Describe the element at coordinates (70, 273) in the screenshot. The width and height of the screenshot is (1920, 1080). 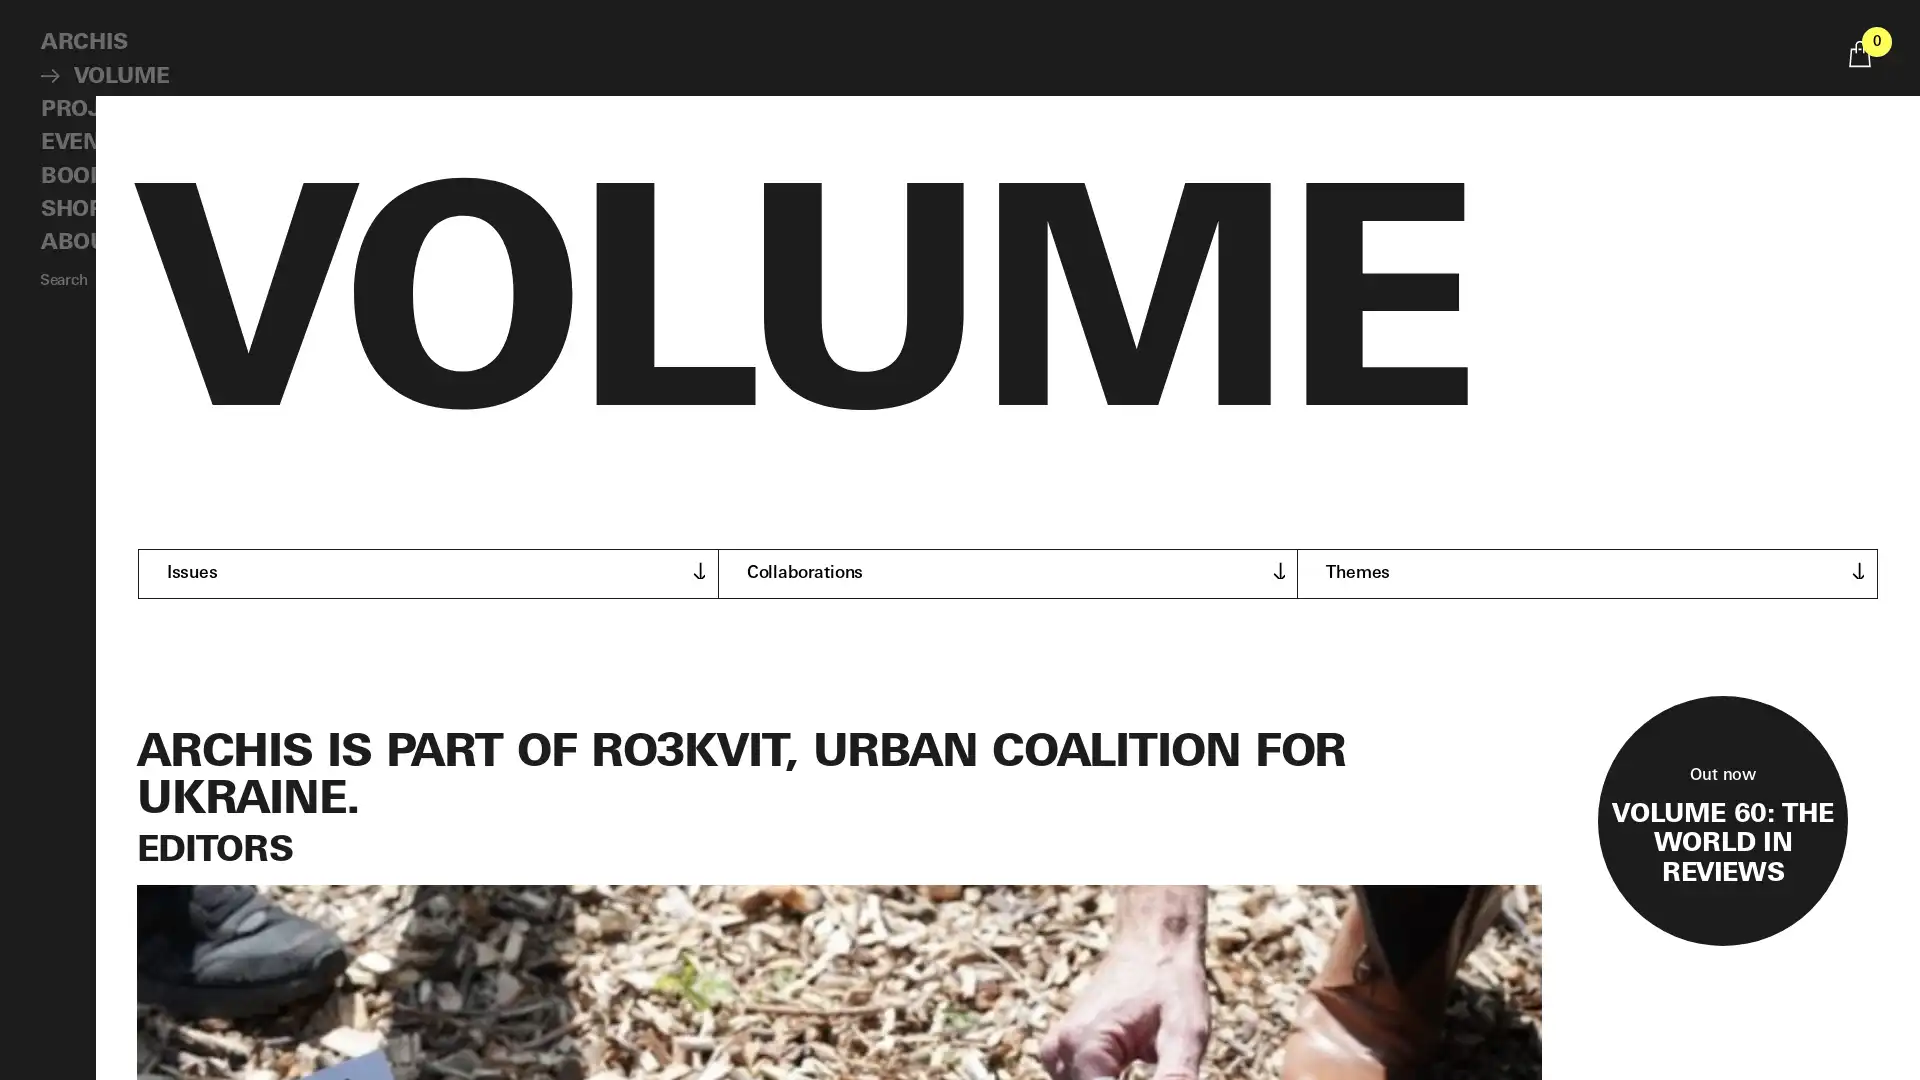
I see `Search` at that location.